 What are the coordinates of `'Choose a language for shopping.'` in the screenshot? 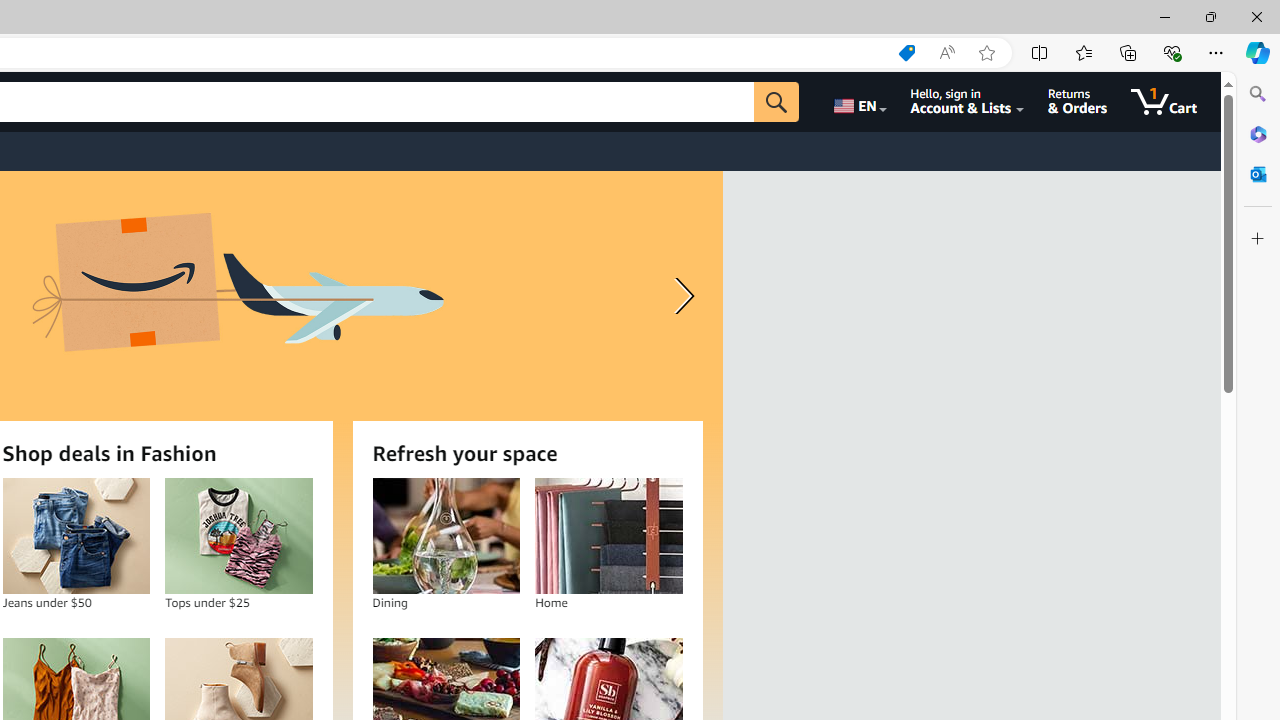 It's located at (858, 101).